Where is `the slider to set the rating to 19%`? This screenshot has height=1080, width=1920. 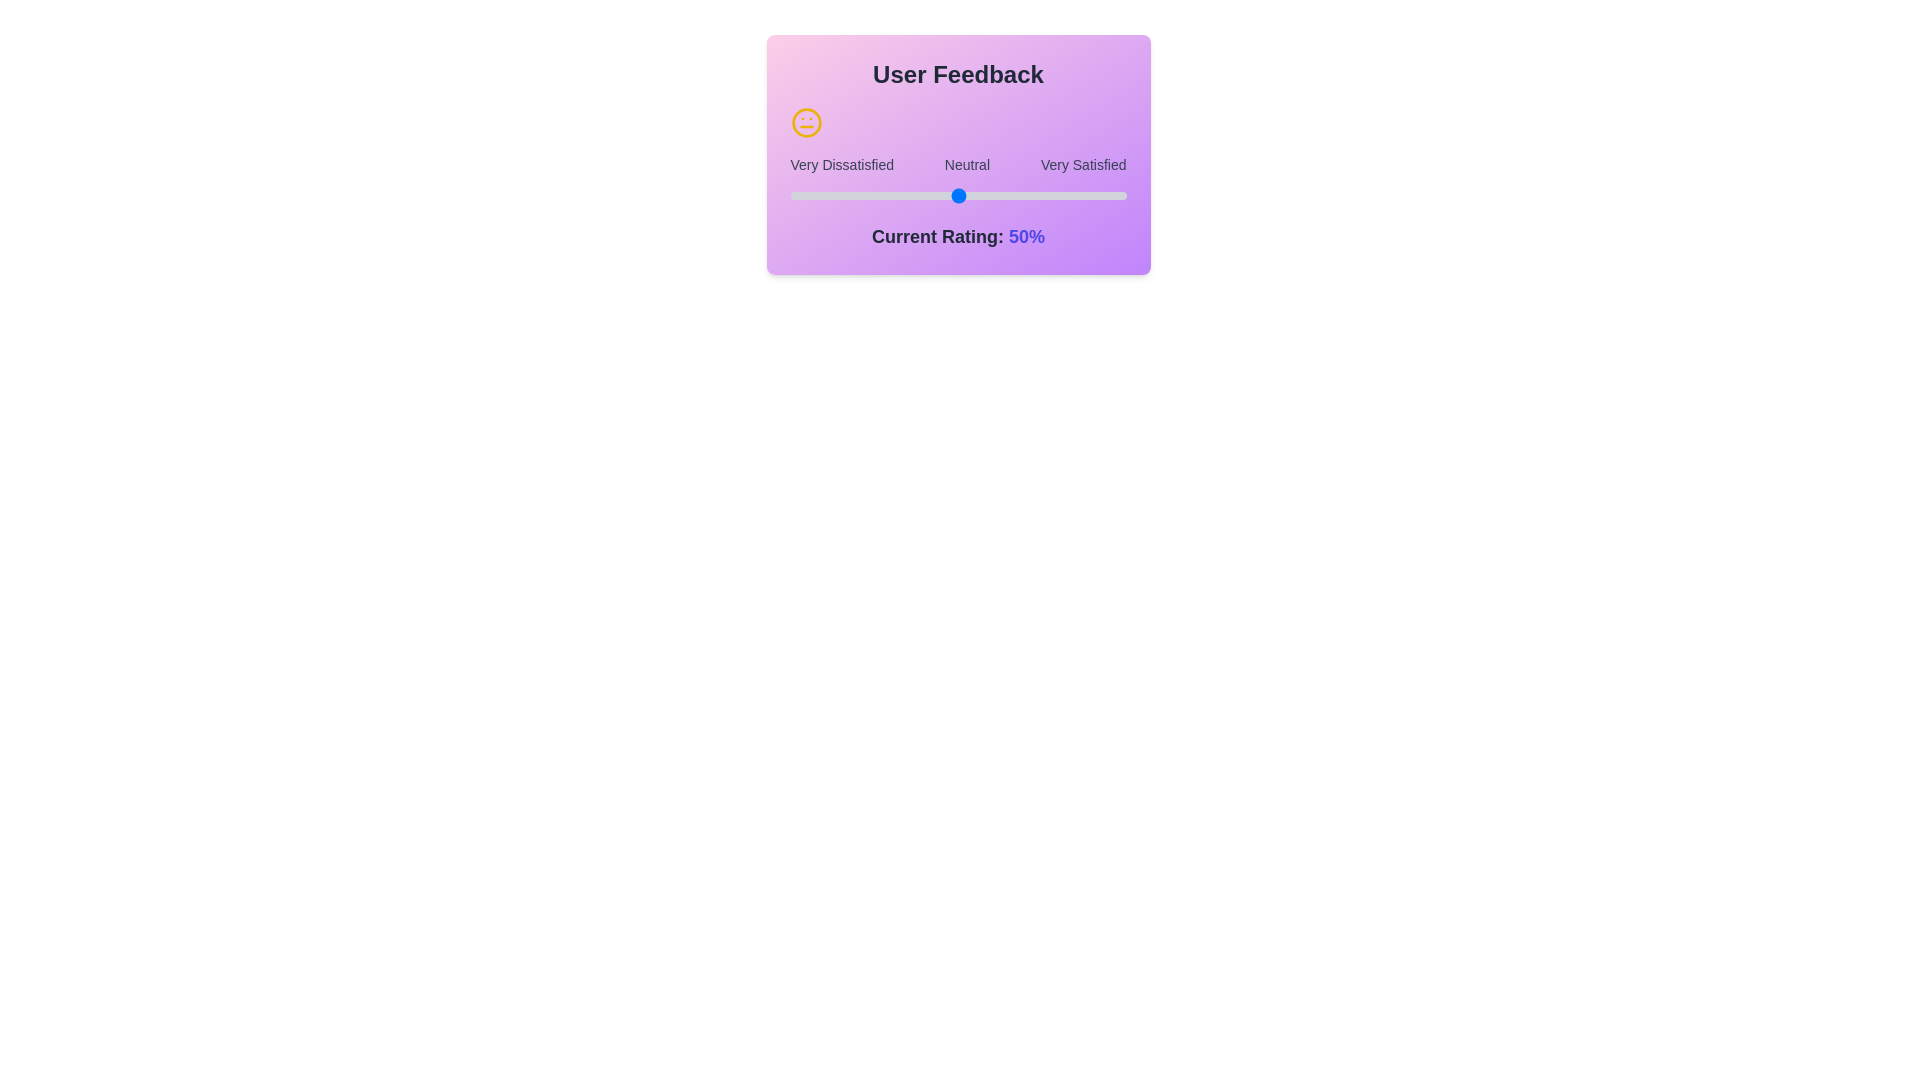 the slider to set the rating to 19% is located at coordinates (789, 196).